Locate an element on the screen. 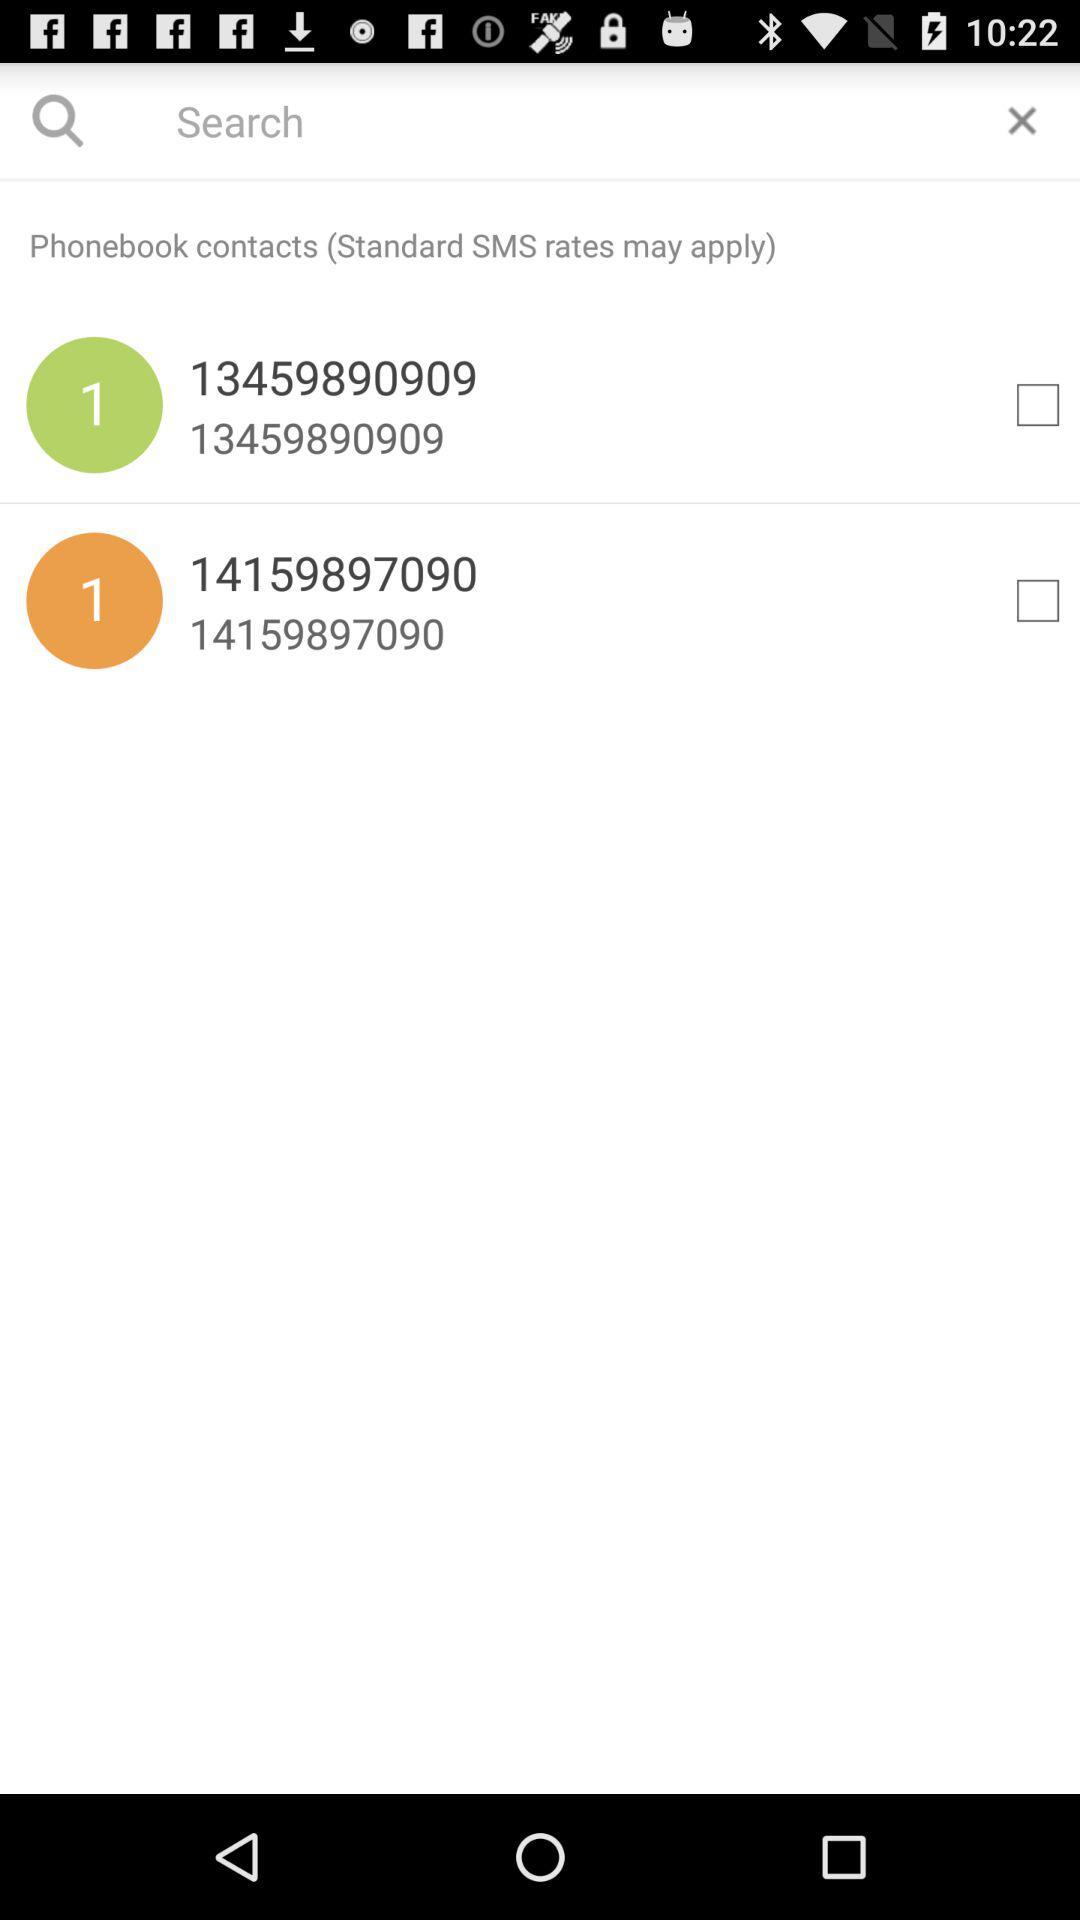  search field is located at coordinates (540, 180).